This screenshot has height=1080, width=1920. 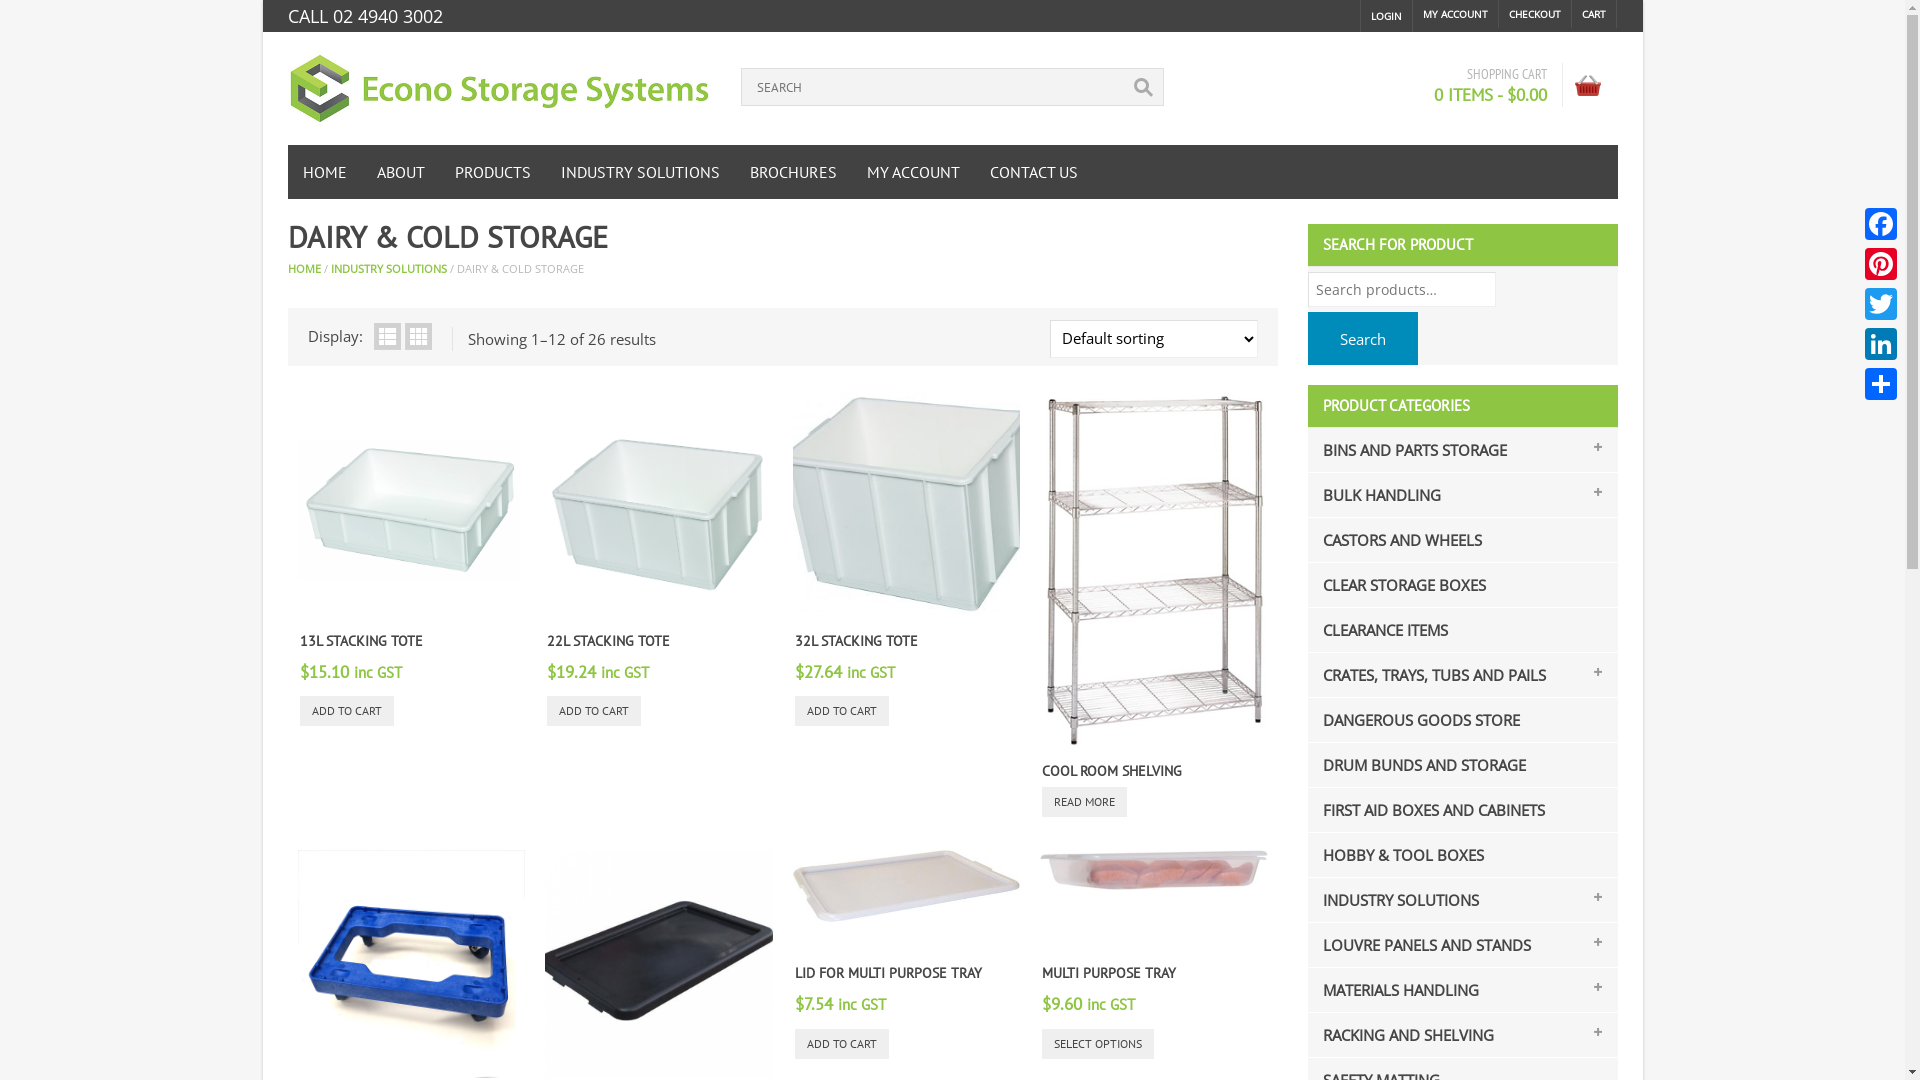 What do you see at coordinates (1860, 304) in the screenshot?
I see `'Twitter'` at bounding box center [1860, 304].